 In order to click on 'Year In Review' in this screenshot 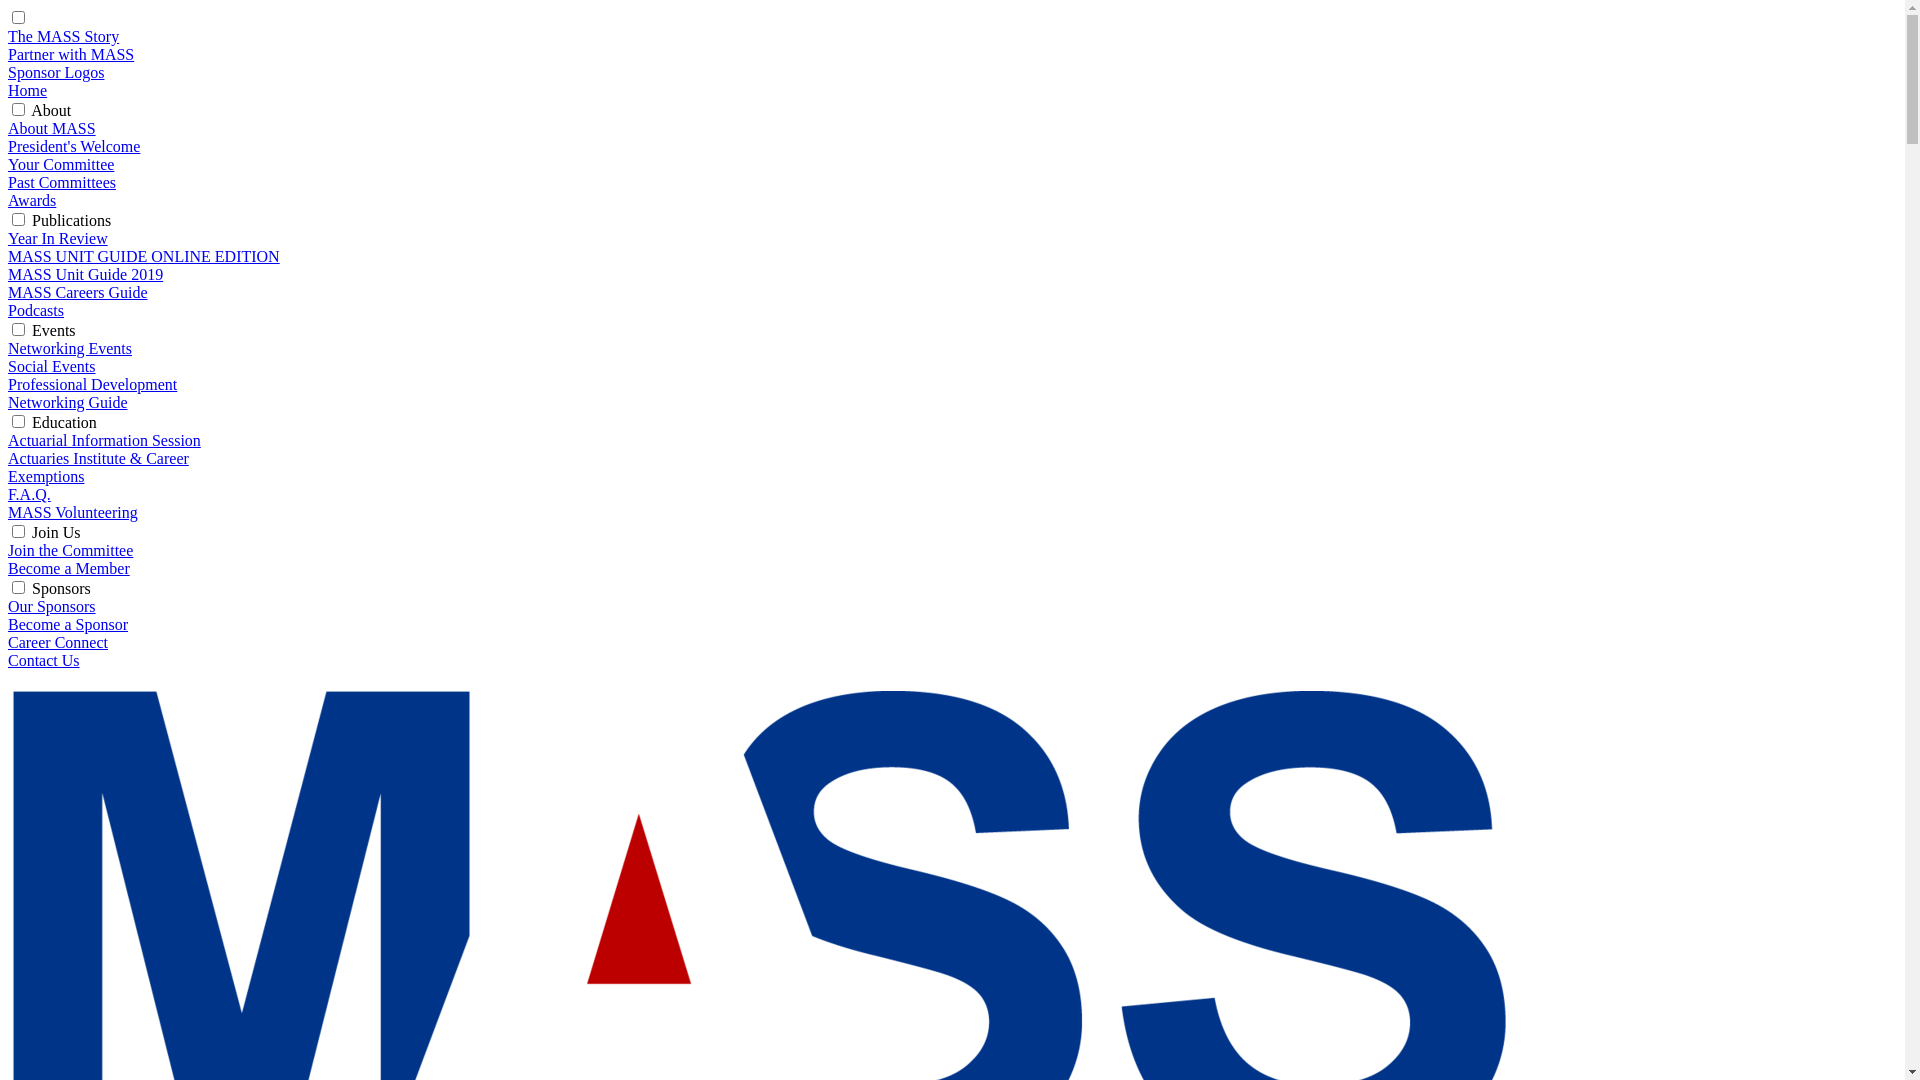, I will do `click(57, 237)`.